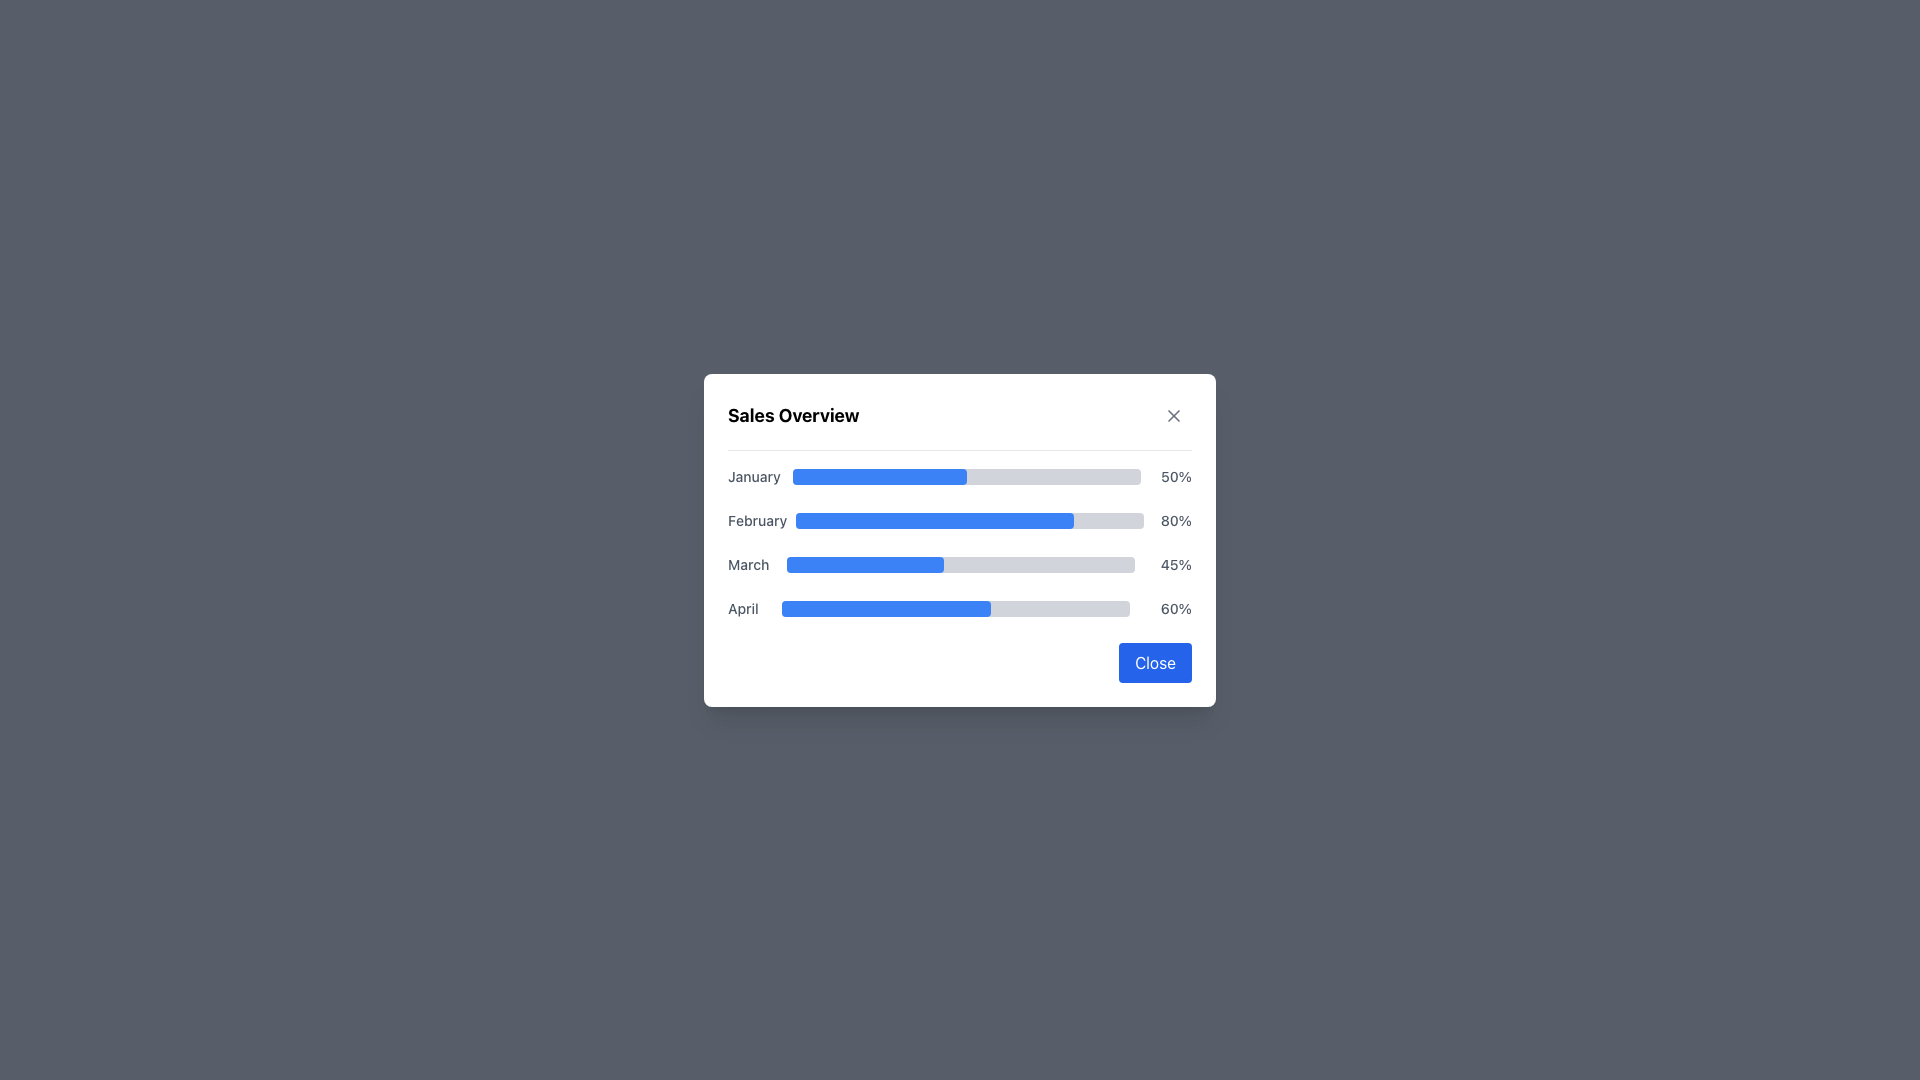 The image size is (1920, 1080). I want to click on style or properties of the Progress Bar representing January's data in the 'Sales Overview' modal, which has a gray background and a blue filled section filling approximately 50%, so click(966, 476).